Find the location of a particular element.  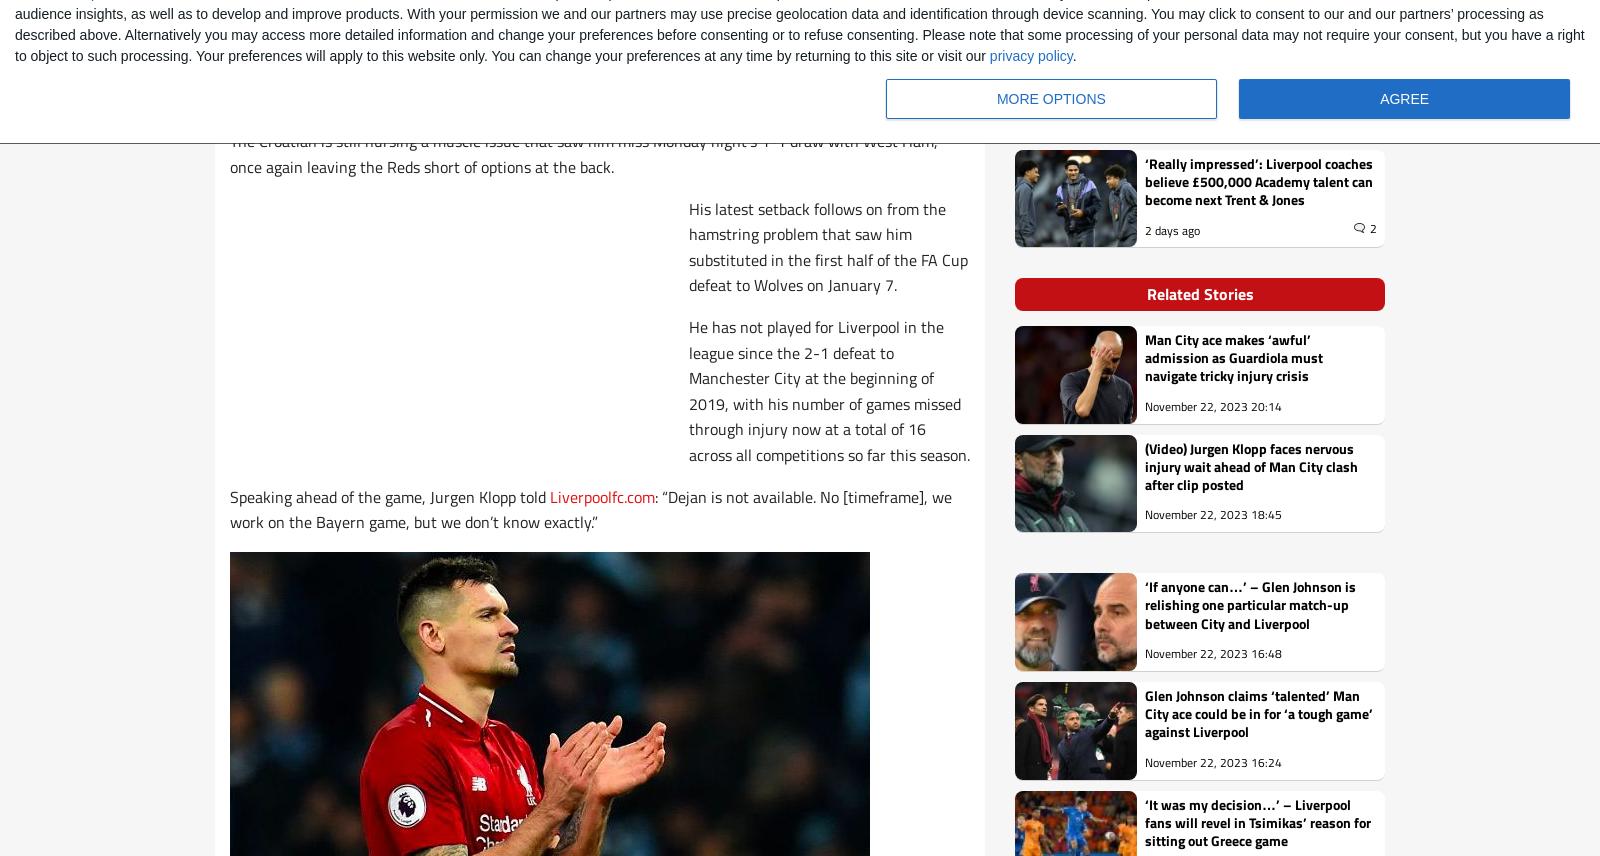

'November 22, 2023 16:48' is located at coordinates (1212, 653).